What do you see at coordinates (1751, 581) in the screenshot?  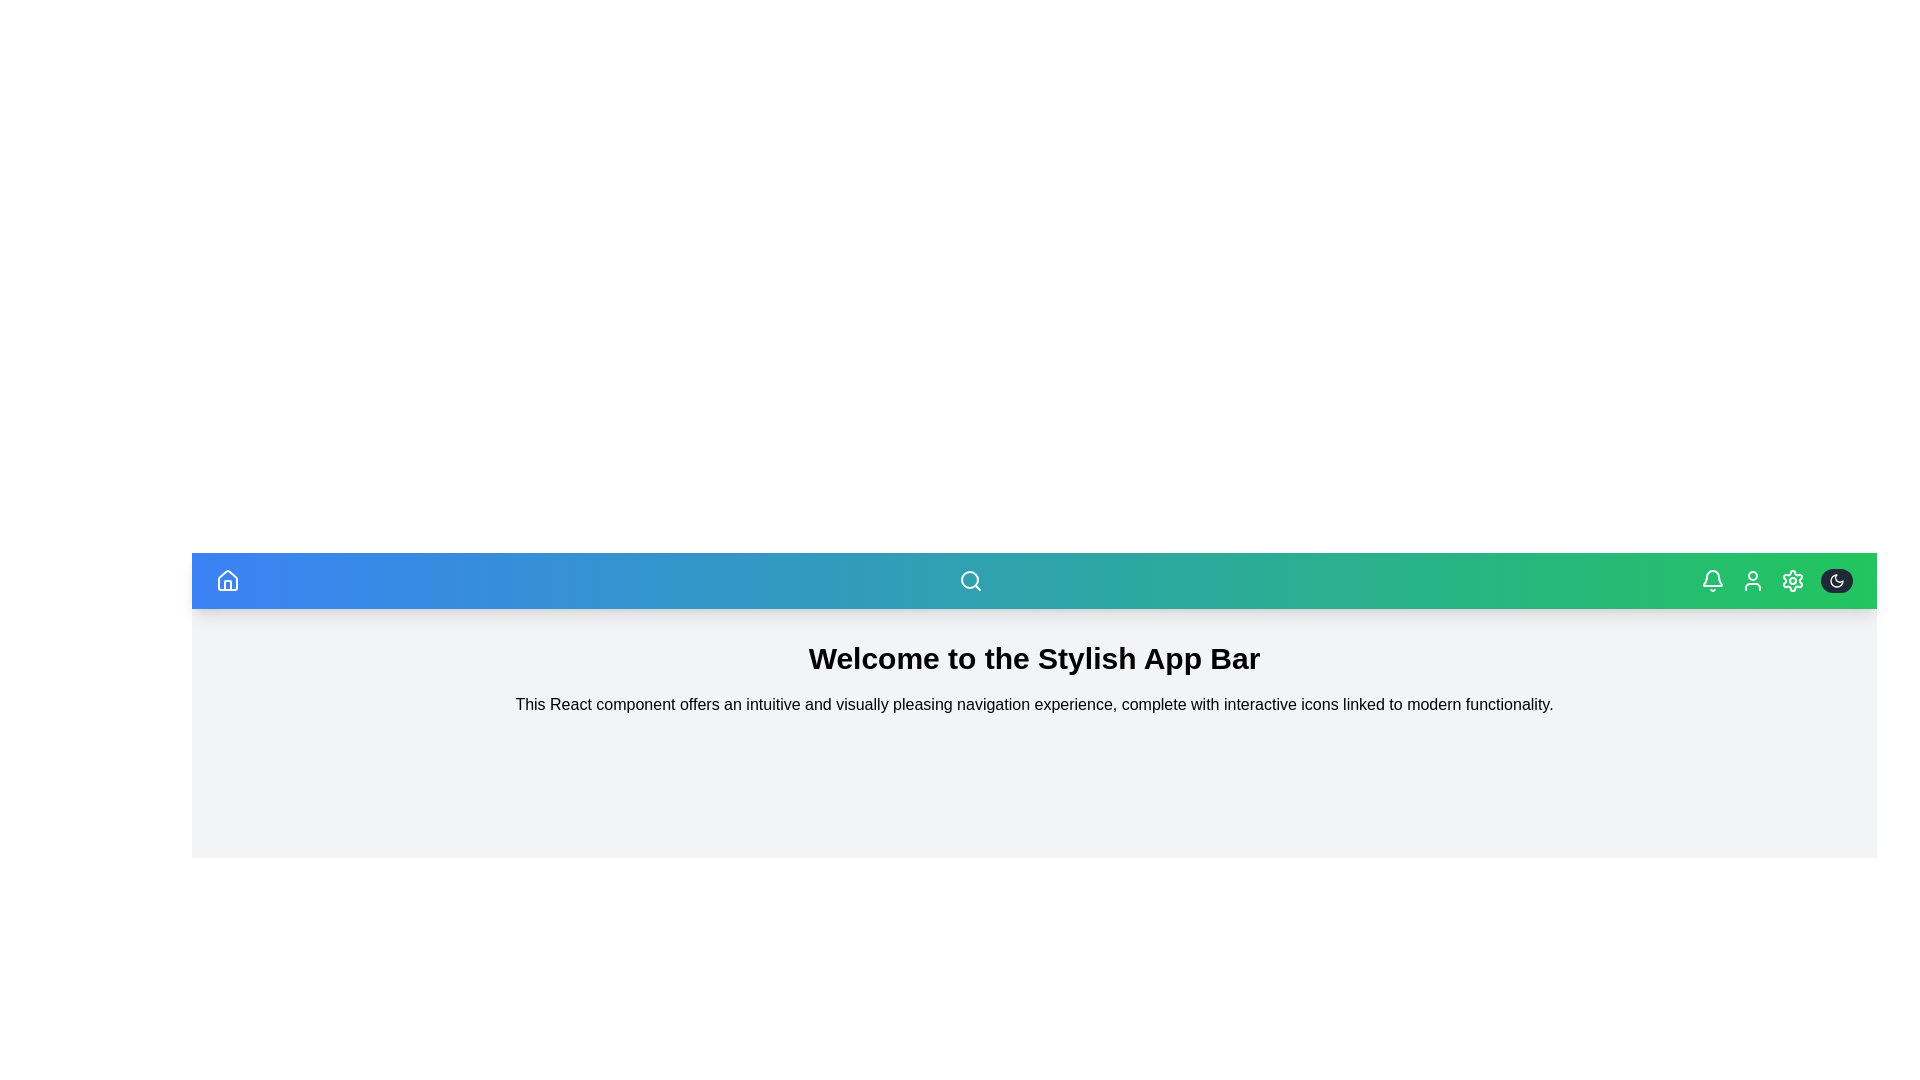 I see `the User icon to view the user profile` at bounding box center [1751, 581].